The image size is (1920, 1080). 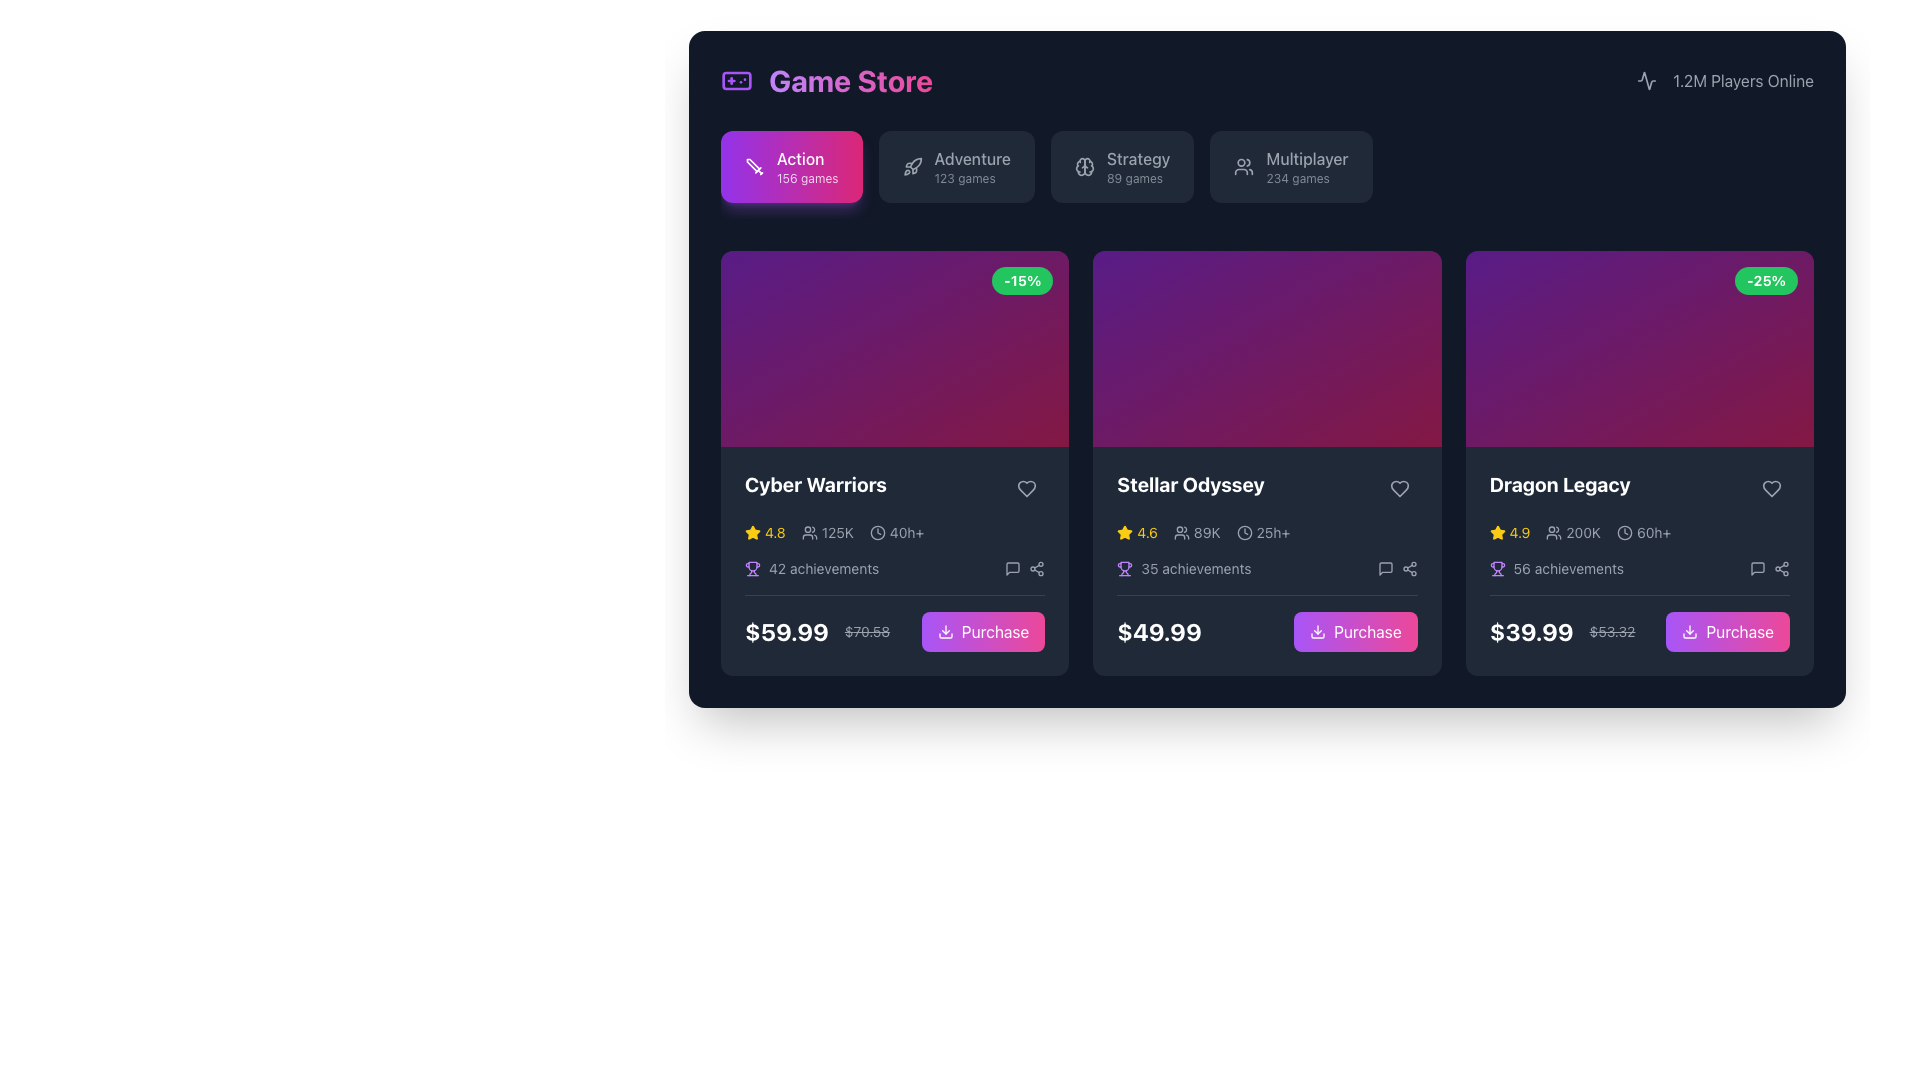 I want to click on the yellow star-shaped rating indicator icon located to the left of the text '4.9' in the lower section of the rightmost game card labeled 'Dragon Legacy', so click(x=1497, y=531).